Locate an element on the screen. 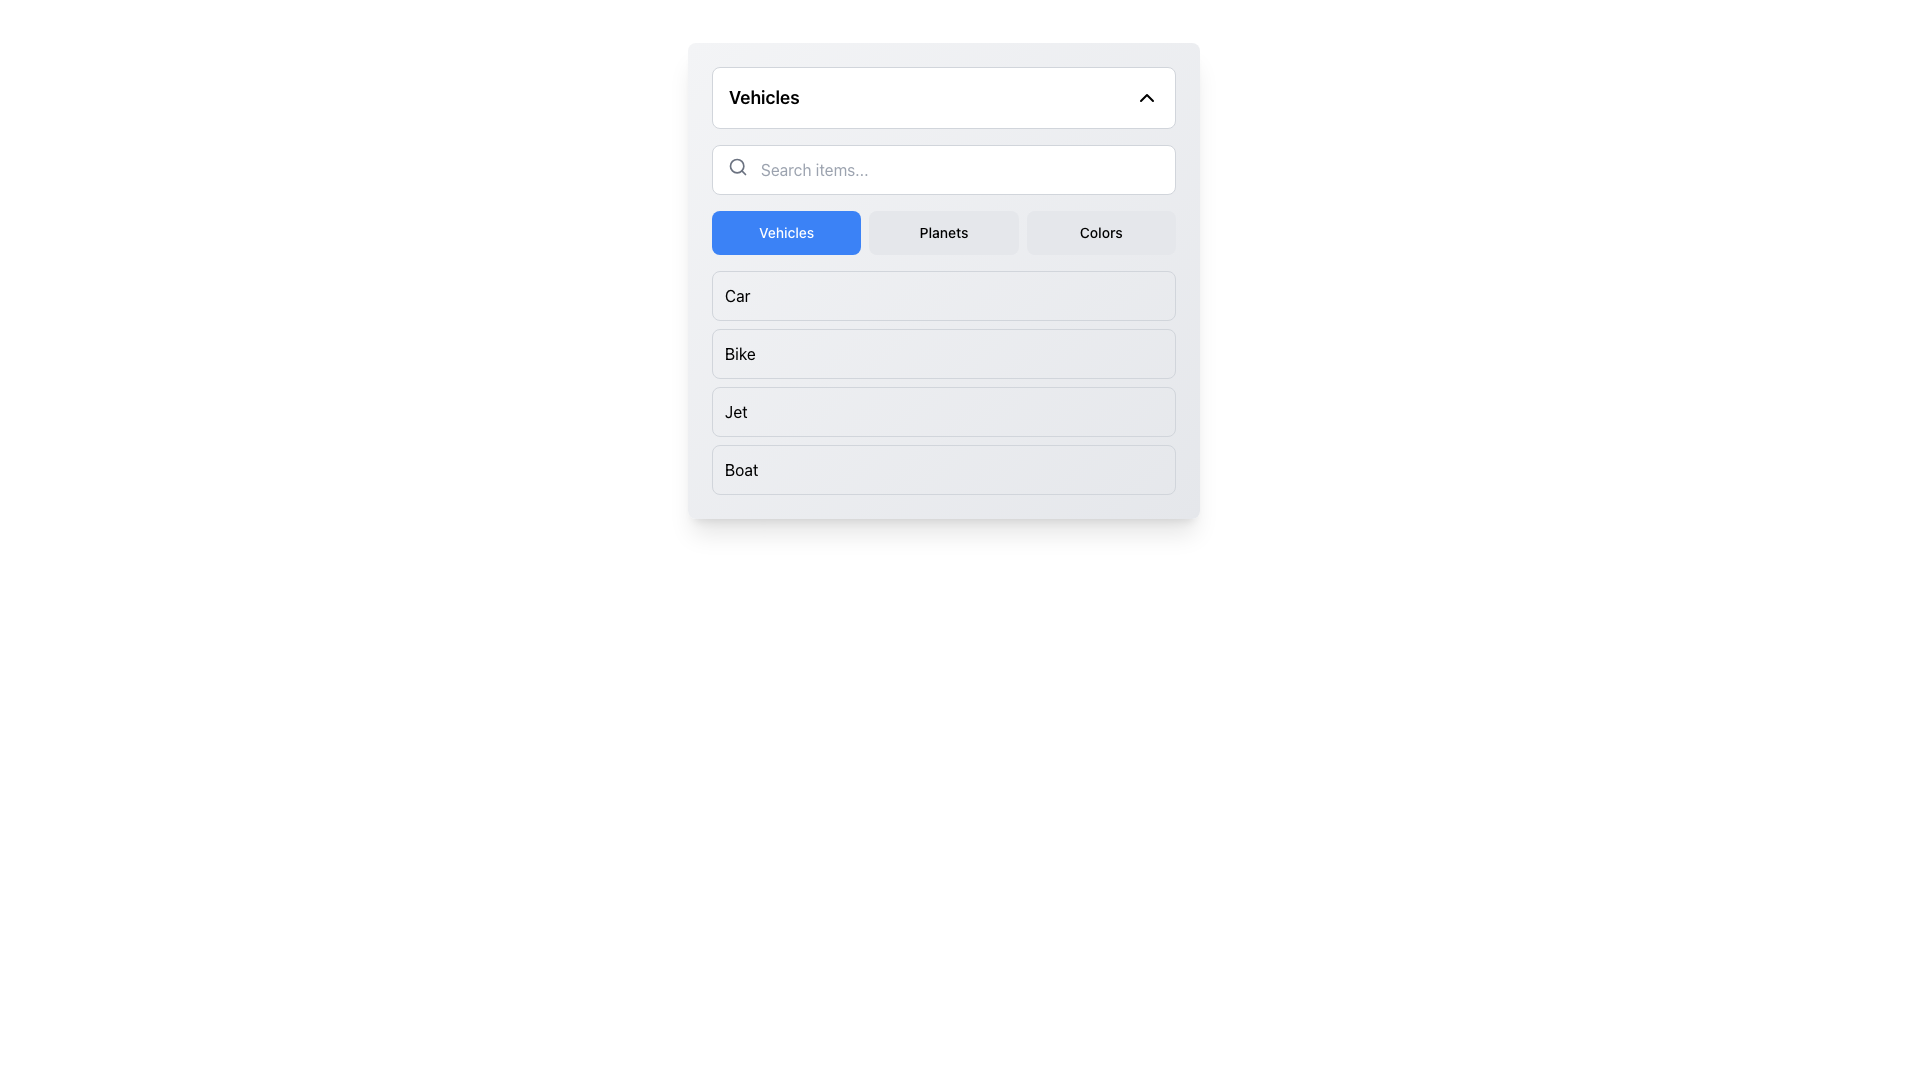 The width and height of the screenshot is (1920, 1080). the 'Colors' button located in the top-right section of the panel, which is the third button in a horizontal layout of three buttons is located at coordinates (1100, 231).